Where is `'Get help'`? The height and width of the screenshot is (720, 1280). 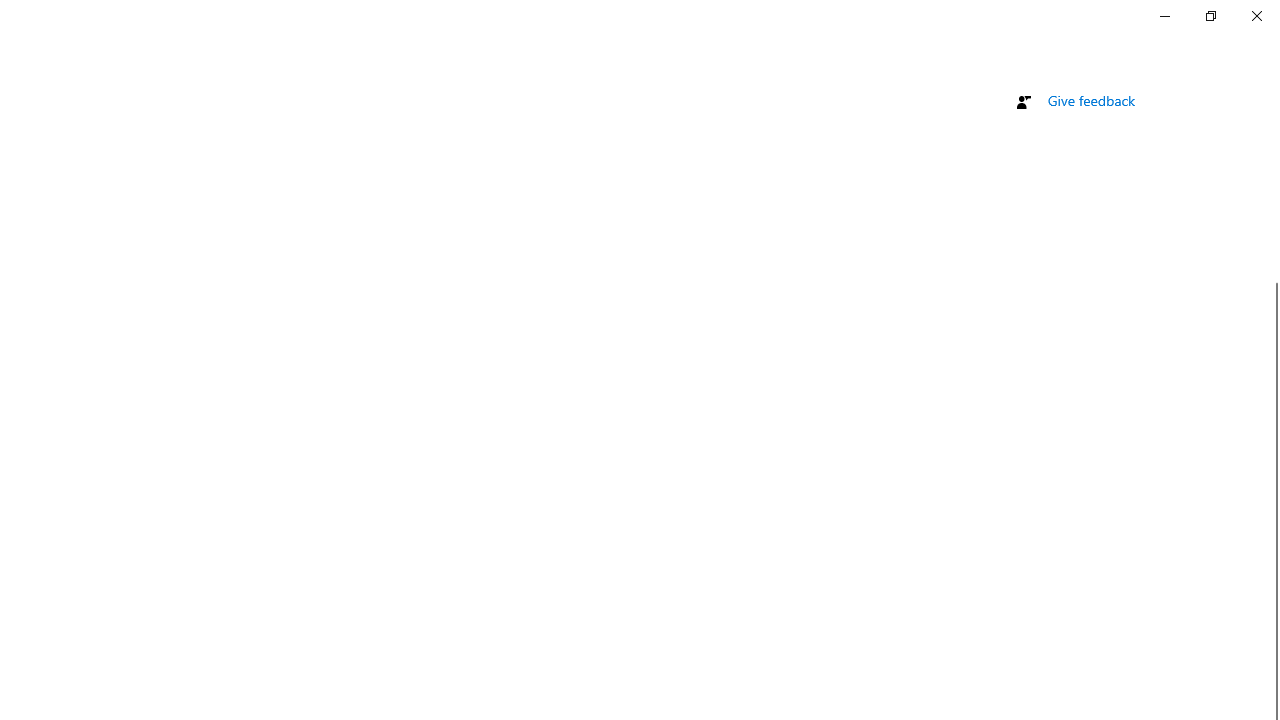
'Get help' is located at coordinates (1073, 68).